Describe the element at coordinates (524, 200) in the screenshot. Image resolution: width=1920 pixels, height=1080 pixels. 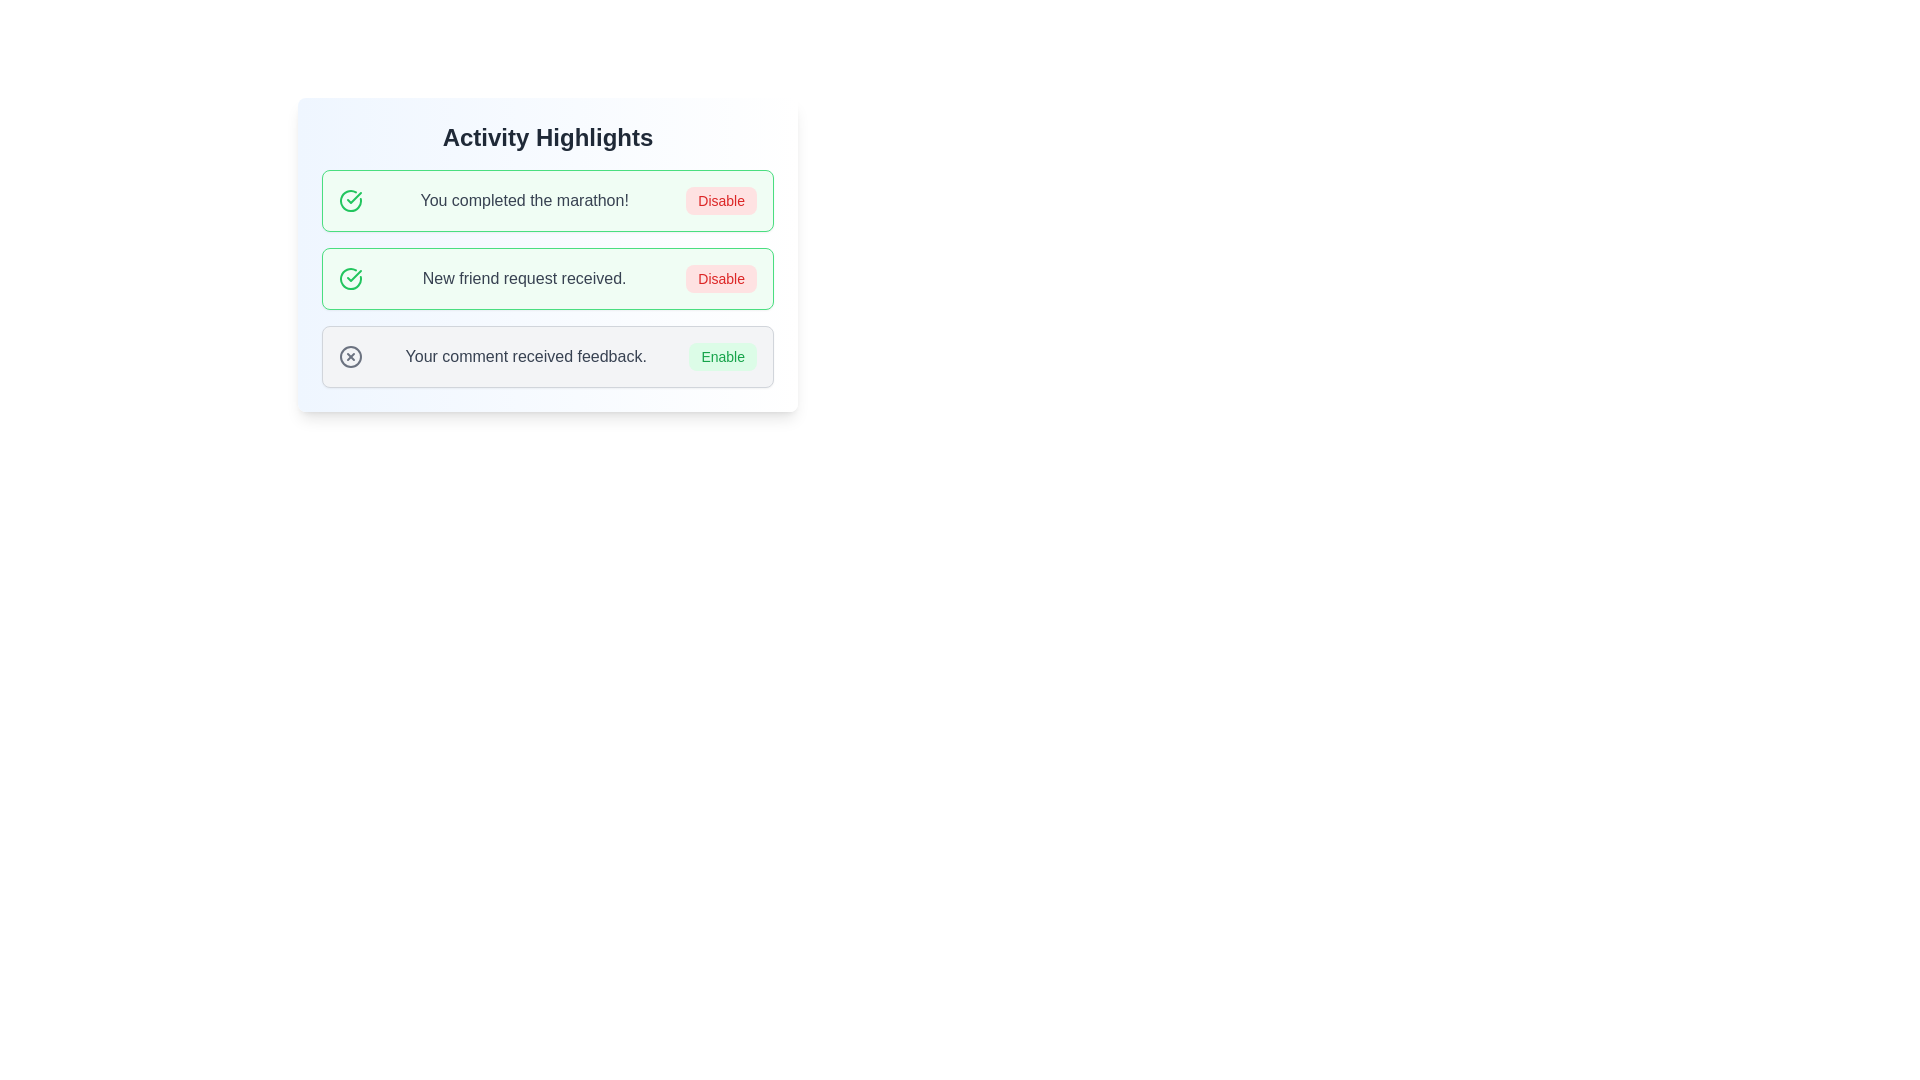
I see `the static text label that indicates the completion of a marathon, located in the top notification card, between an icon and a 'Disable' button` at that location.